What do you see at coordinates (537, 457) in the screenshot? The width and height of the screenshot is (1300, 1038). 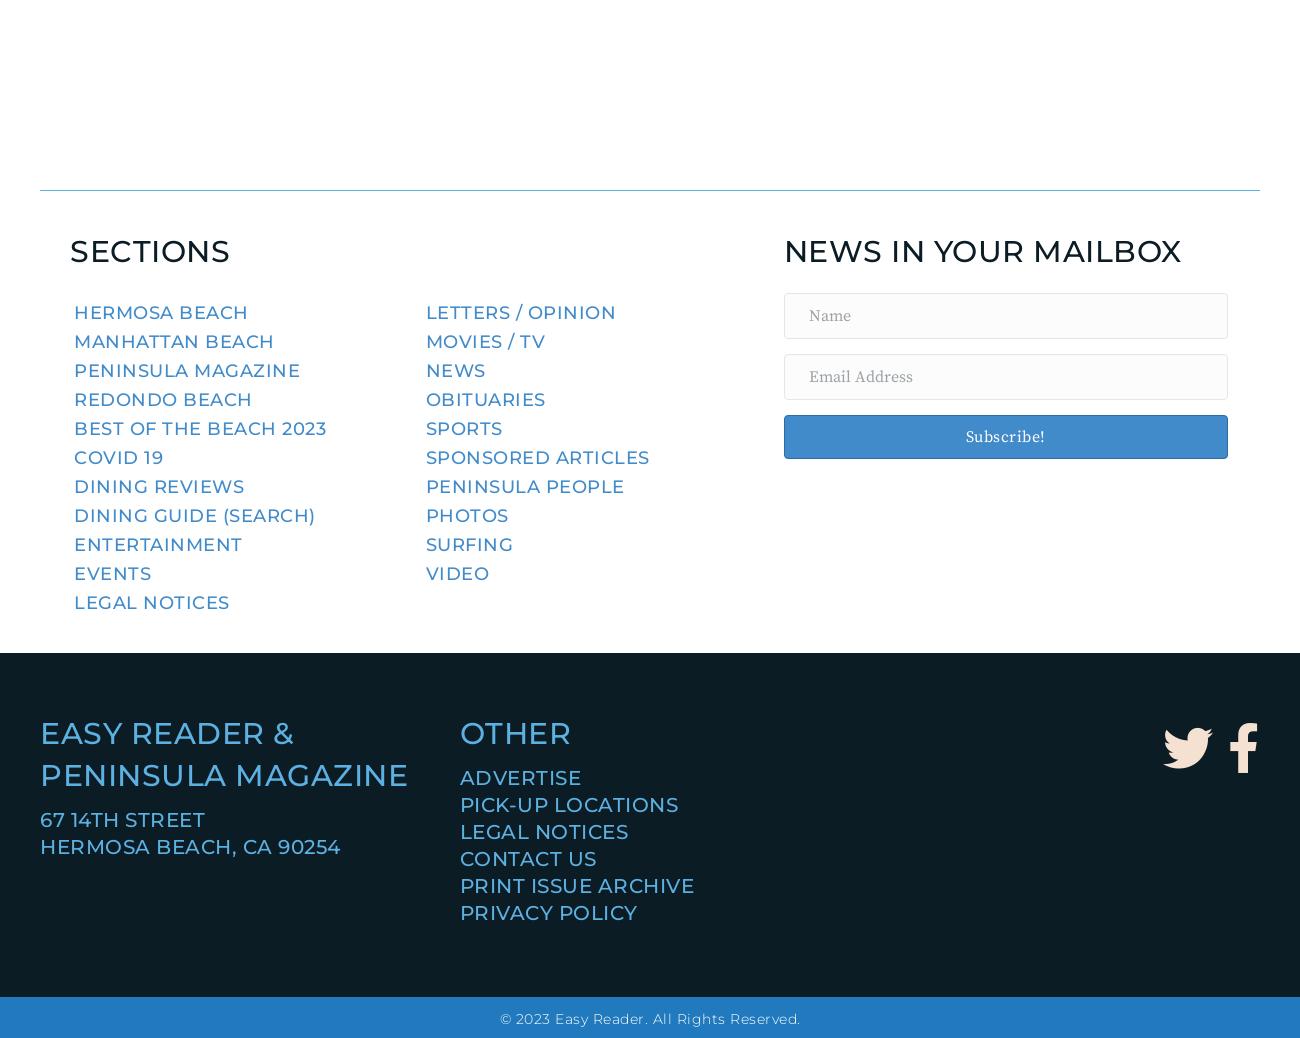 I see `'Sponsored Articles'` at bounding box center [537, 457].